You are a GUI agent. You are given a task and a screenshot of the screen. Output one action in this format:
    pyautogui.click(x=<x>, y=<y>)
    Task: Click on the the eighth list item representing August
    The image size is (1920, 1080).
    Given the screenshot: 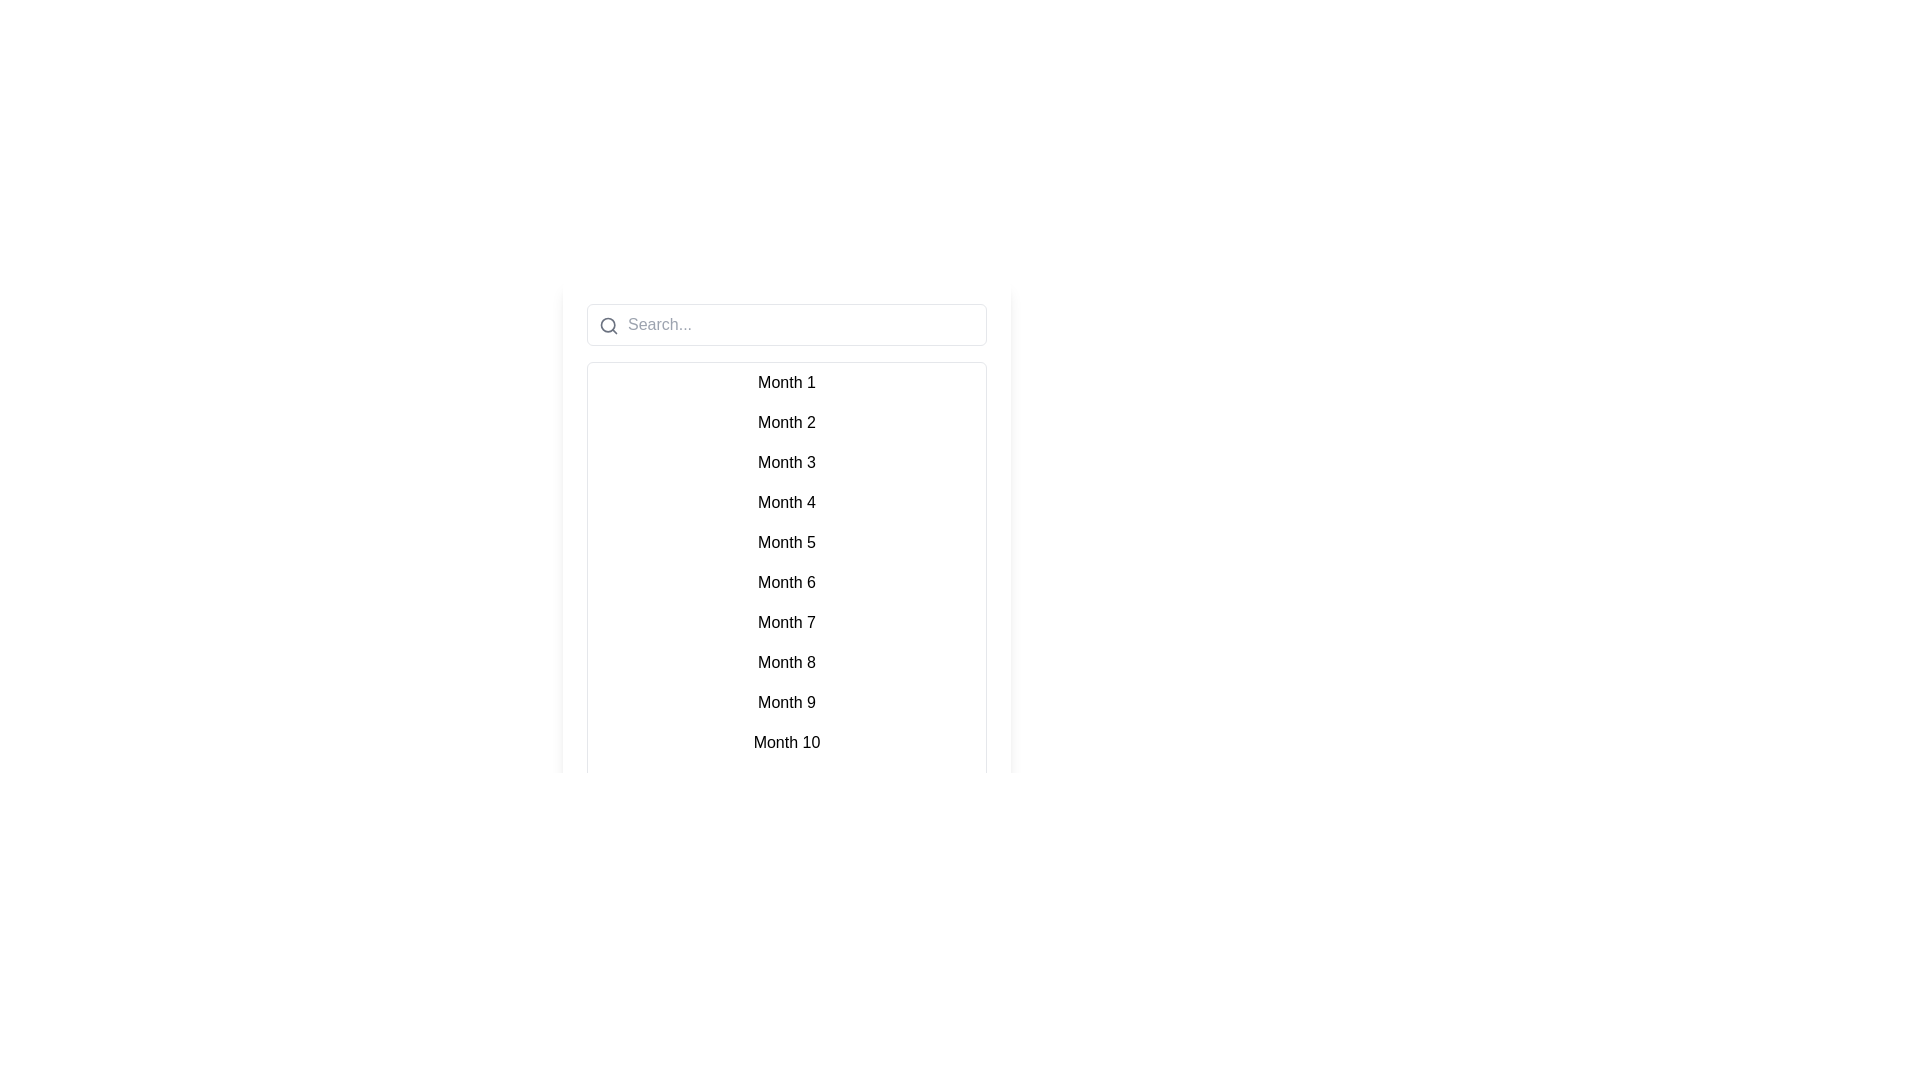 What is the action you would take?
    pyautogui.click(x=786, y=663)
    